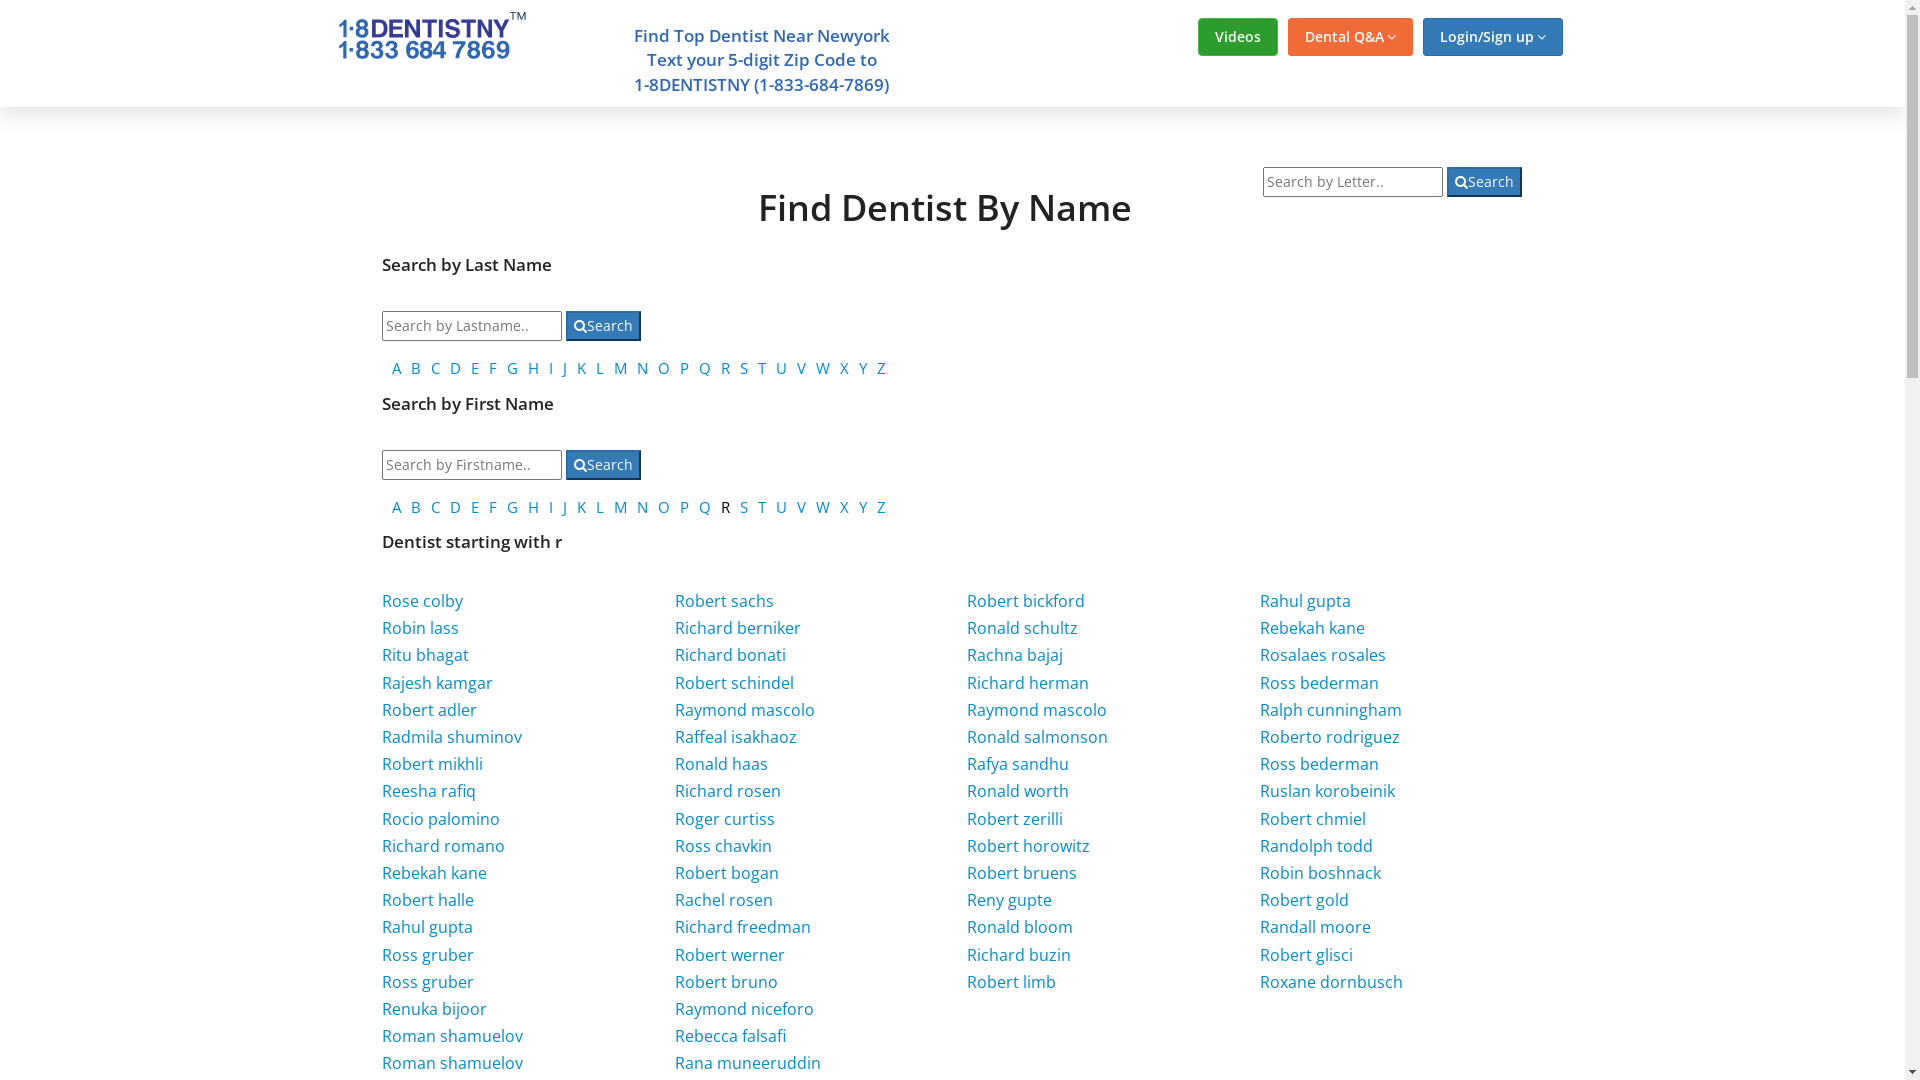 Image resolution: width=1920 pixels, height=1080 pixels. I want to click on 'P', so click(680, 505).